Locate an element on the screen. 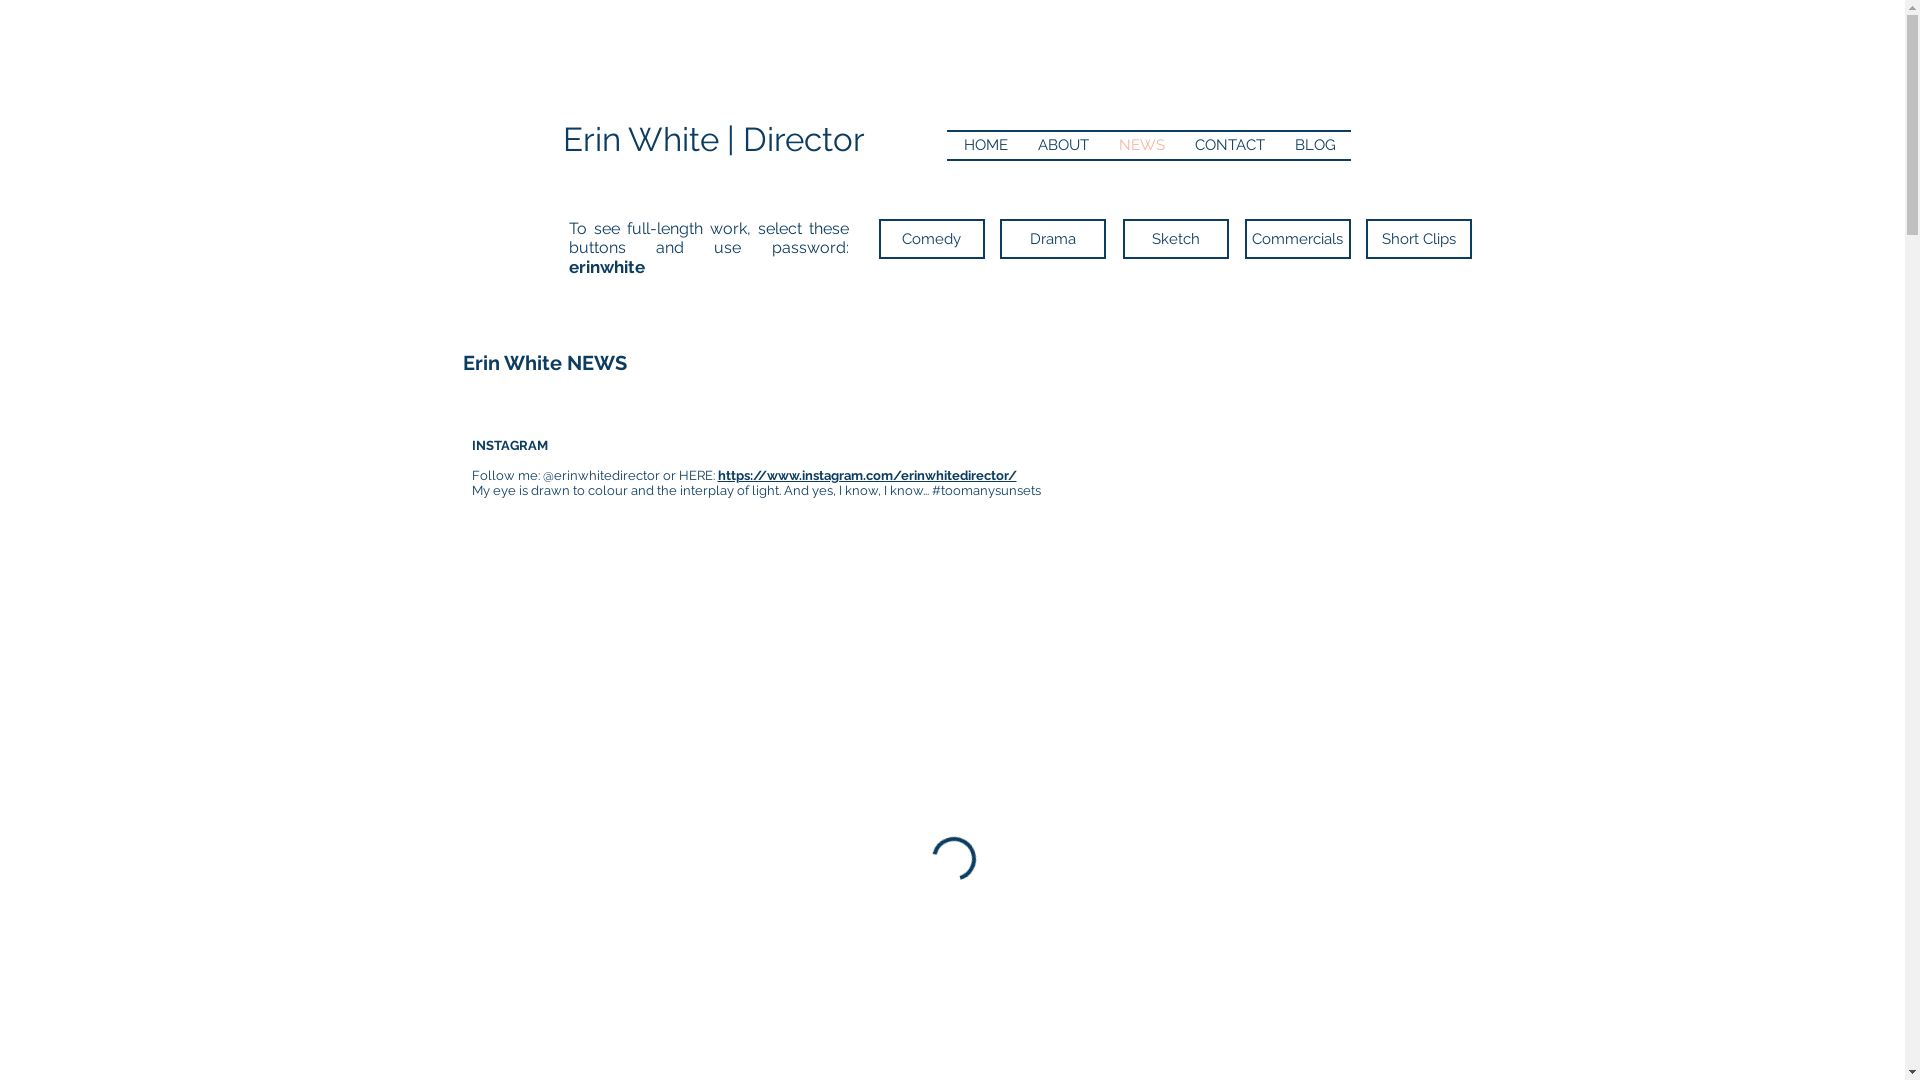 This screenshot has height=1080, width=1920. 'Sketch' is located at coordinates (1175, 238).